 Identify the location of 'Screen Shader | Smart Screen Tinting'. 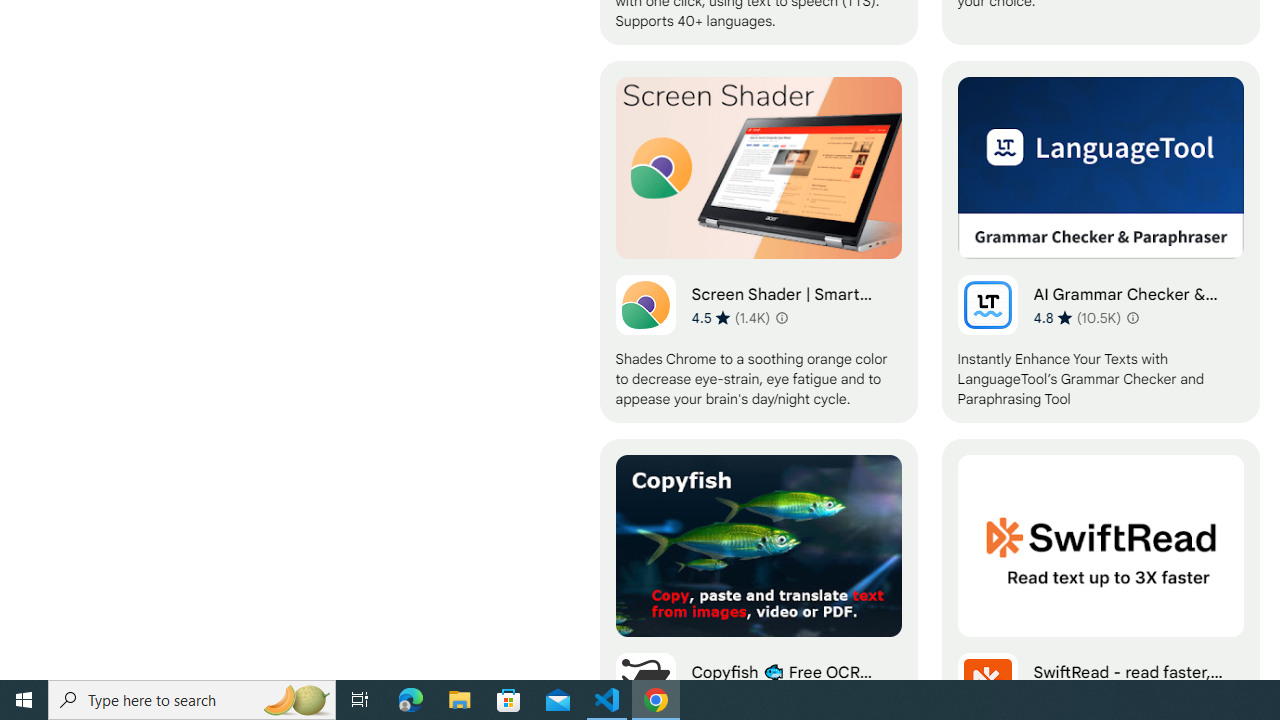
(757, 241).